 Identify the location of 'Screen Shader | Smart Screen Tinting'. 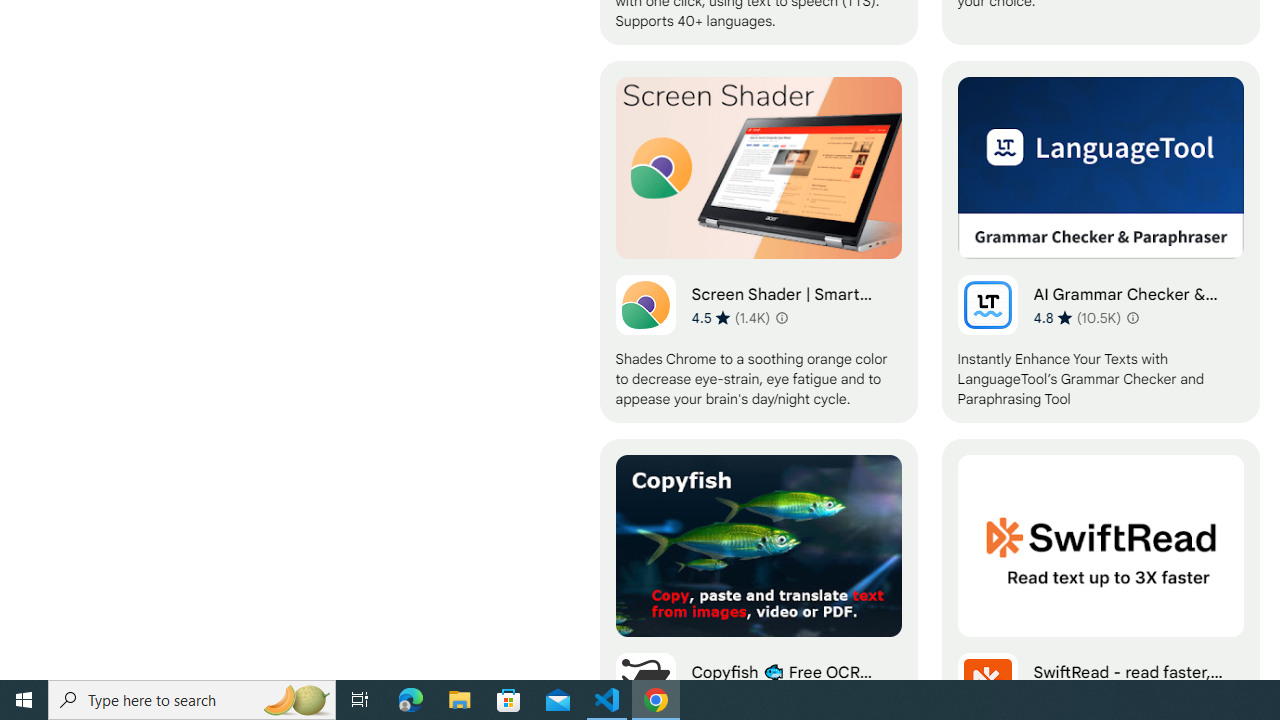
(757, 241).